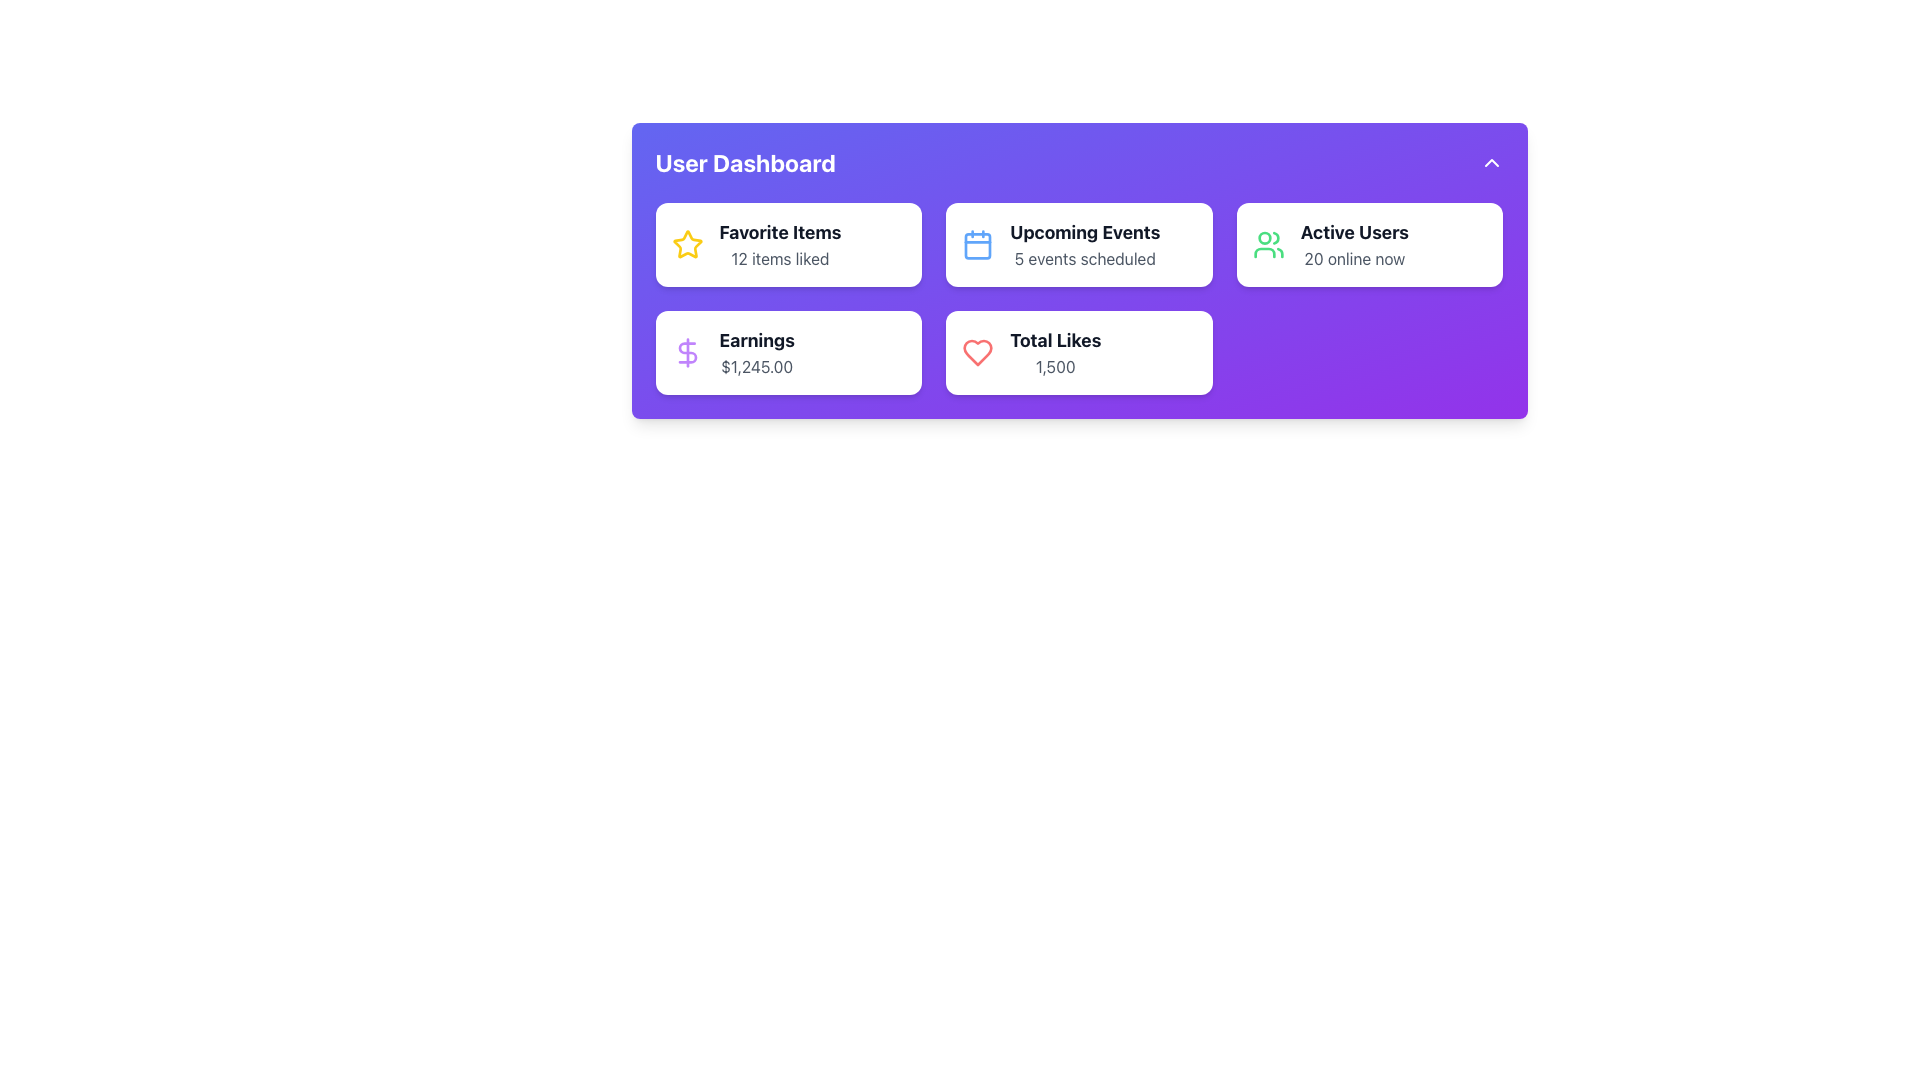 The height and width of the screenshot is (1080, 1920). Describe the element at coordinates (756, 366) in the screenshot. I see `the text displaying the amount '$1,245.00' located in the bottom-left card of the dashboard under the 'Earnings' label` at that location.